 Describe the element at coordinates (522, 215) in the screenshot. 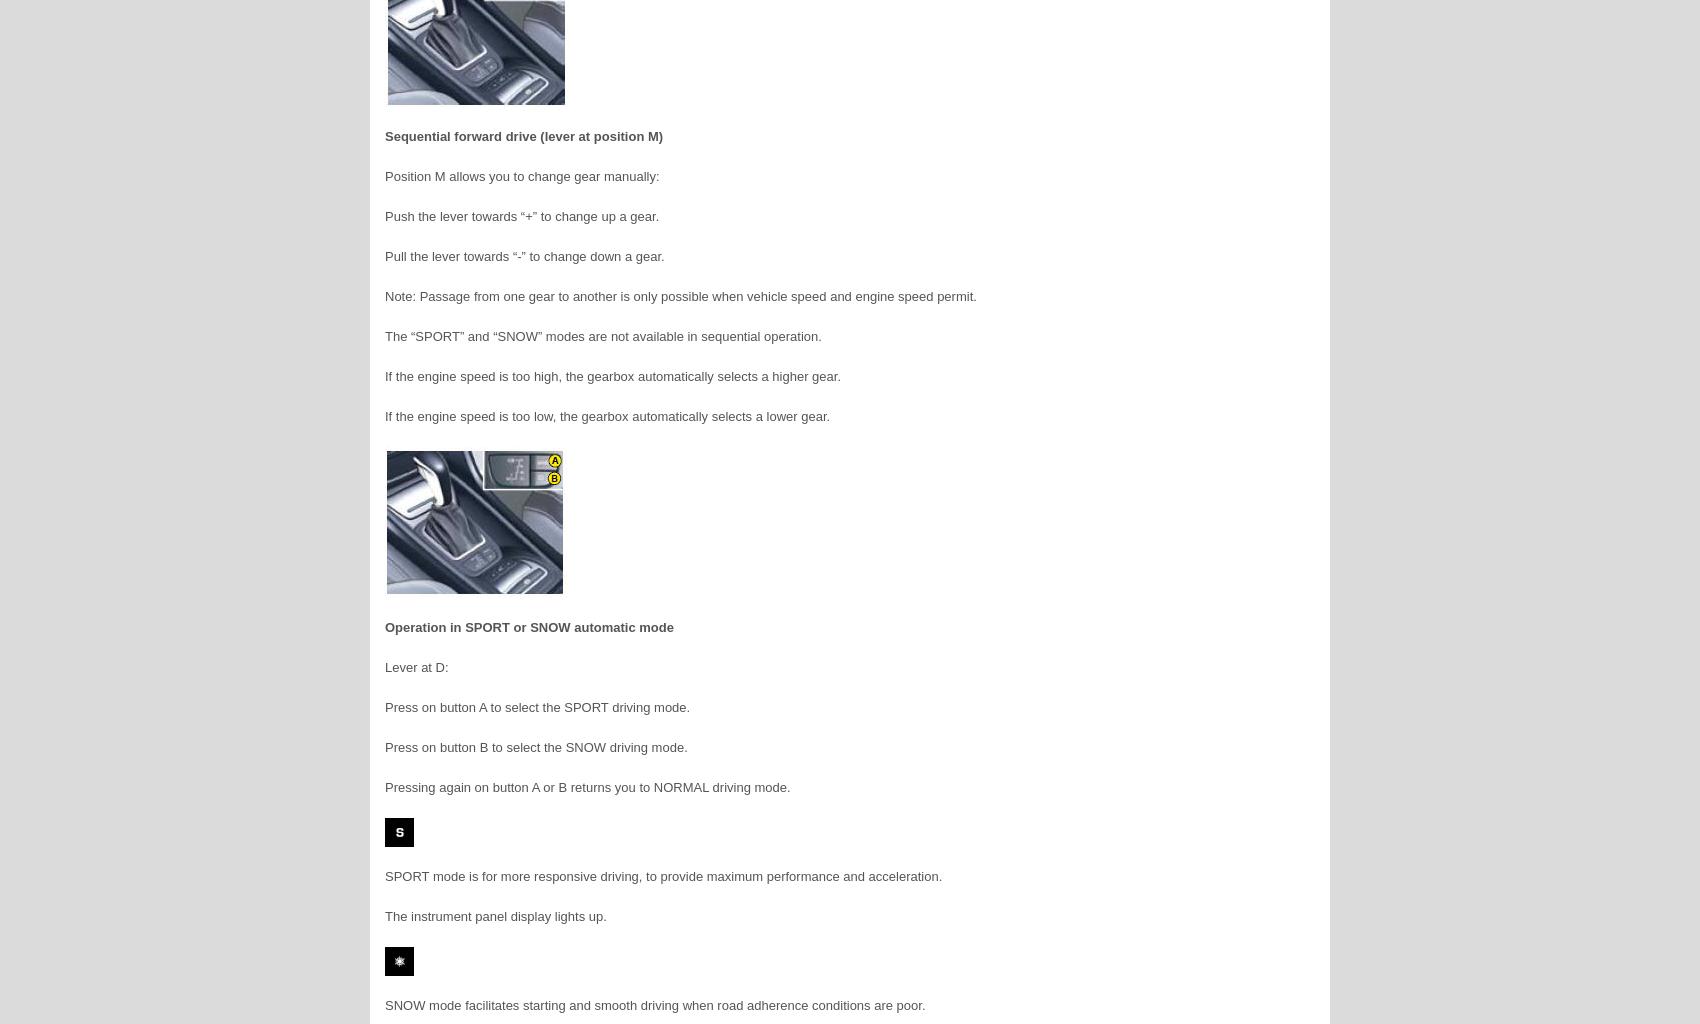

I see `'Push the lever towards “+” to change up a gear.'` at that location.